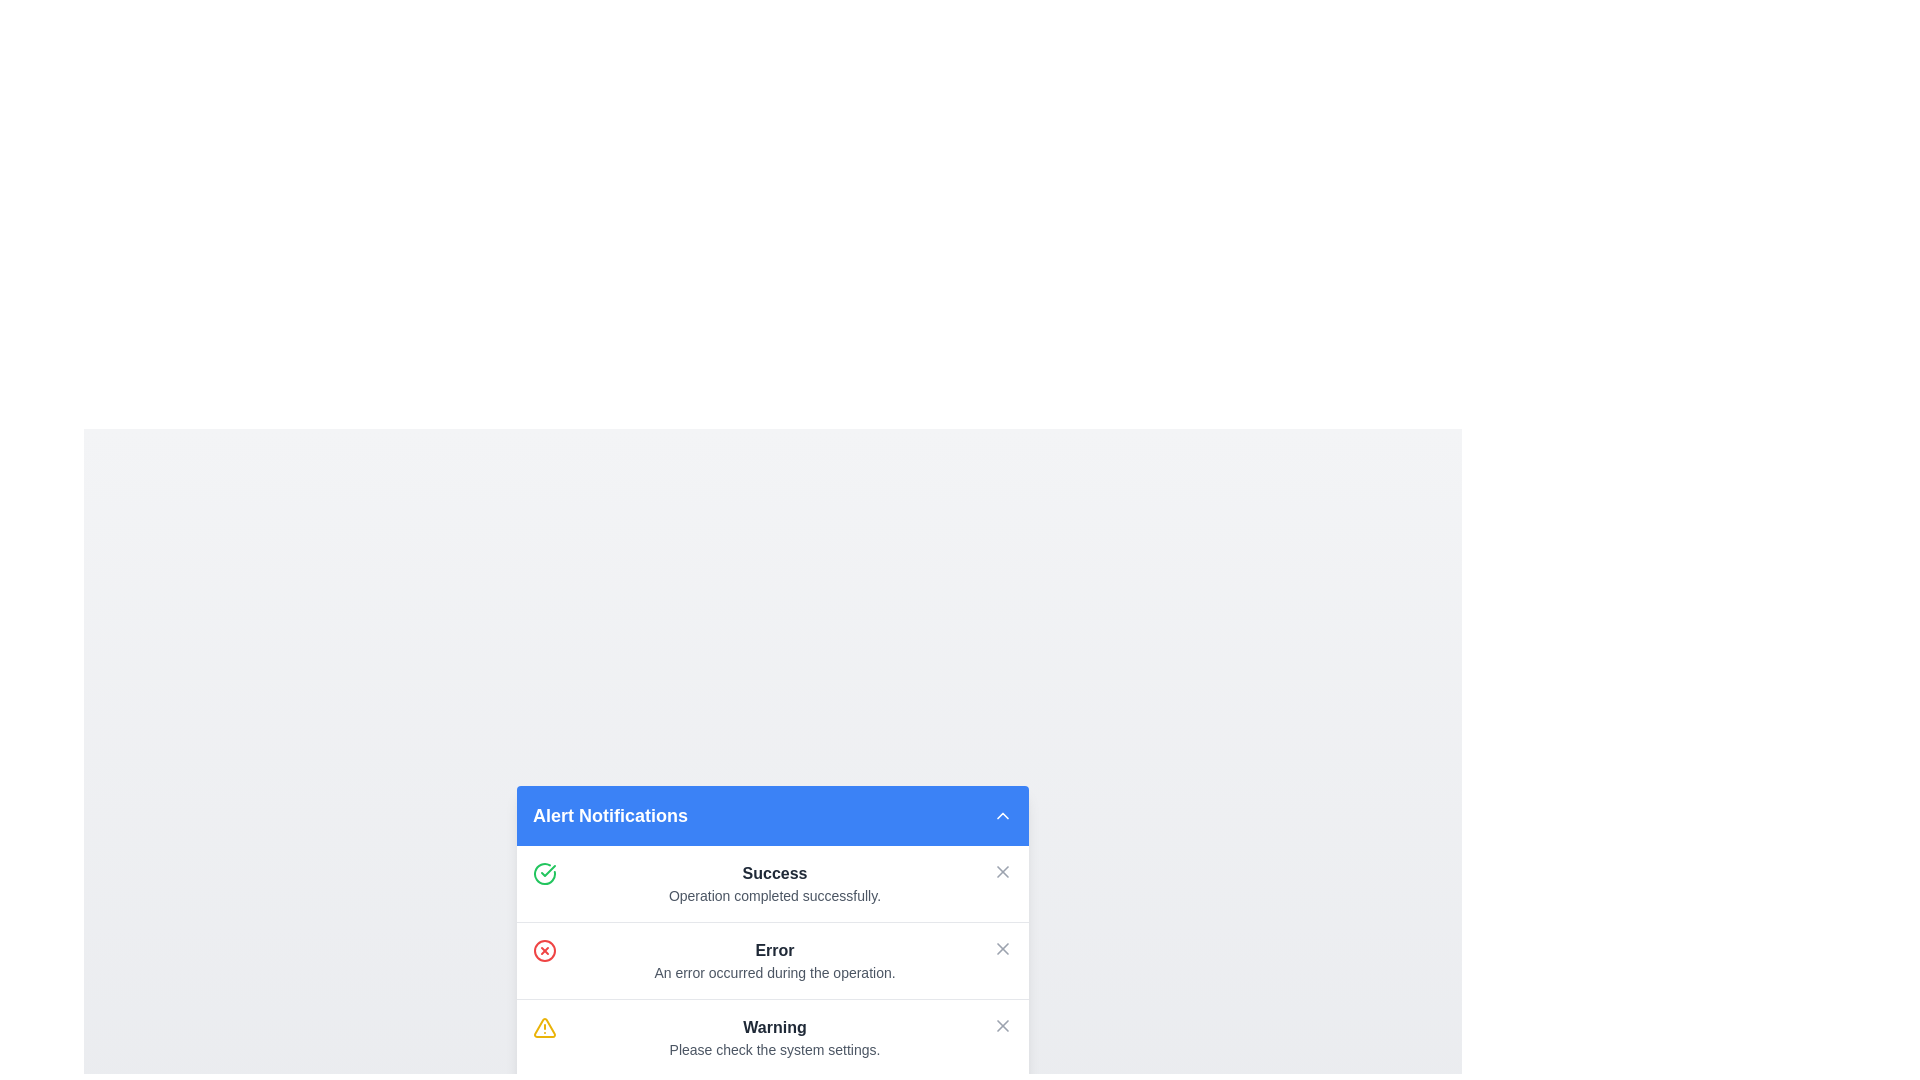 The width and height of the screenshot is (1920, 1080). Describe the element at coordinates (1003, 1025) in the screenshot. I see `the close icon (X shape) next to the 'Warning' notification in the Alert Notifications section` at that location.